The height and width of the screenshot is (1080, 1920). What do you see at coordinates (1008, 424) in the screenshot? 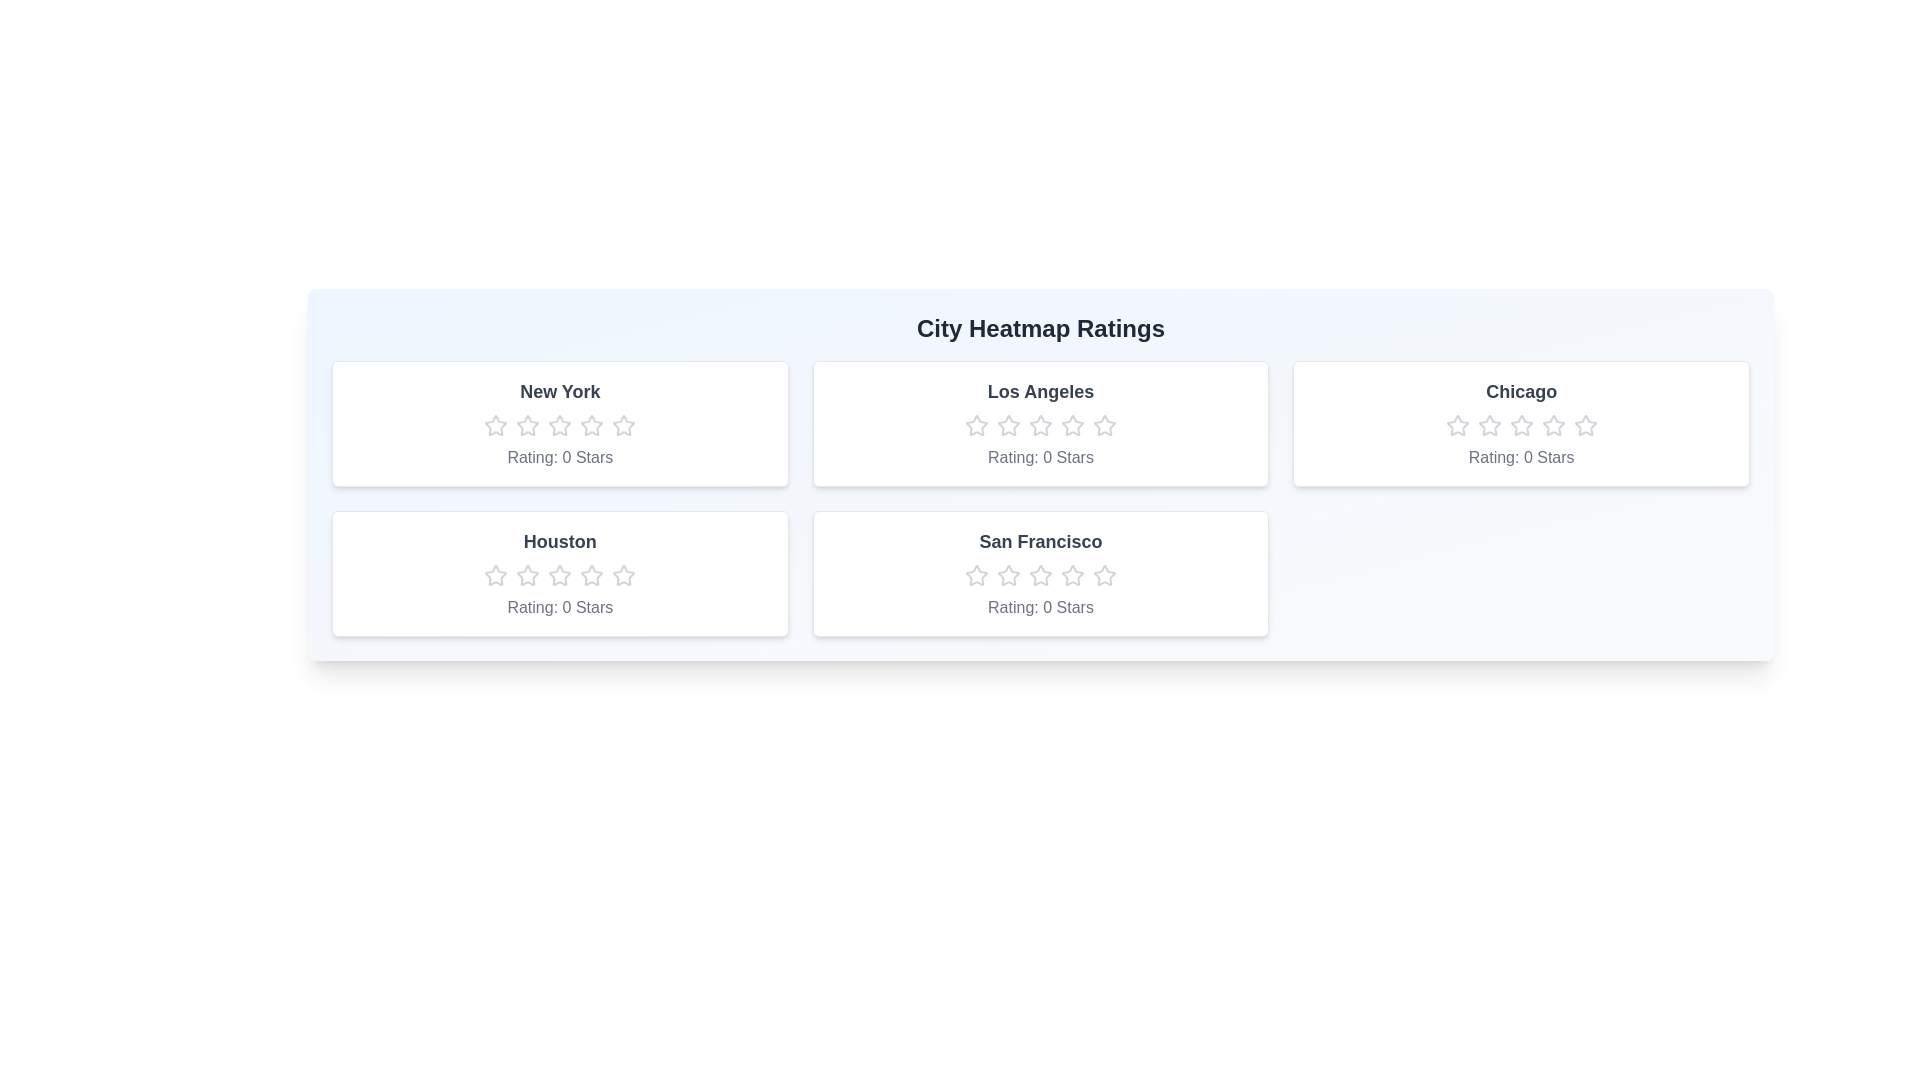
I see `the Los Angeles rating star number 2` at bounding box center [1008, 424].